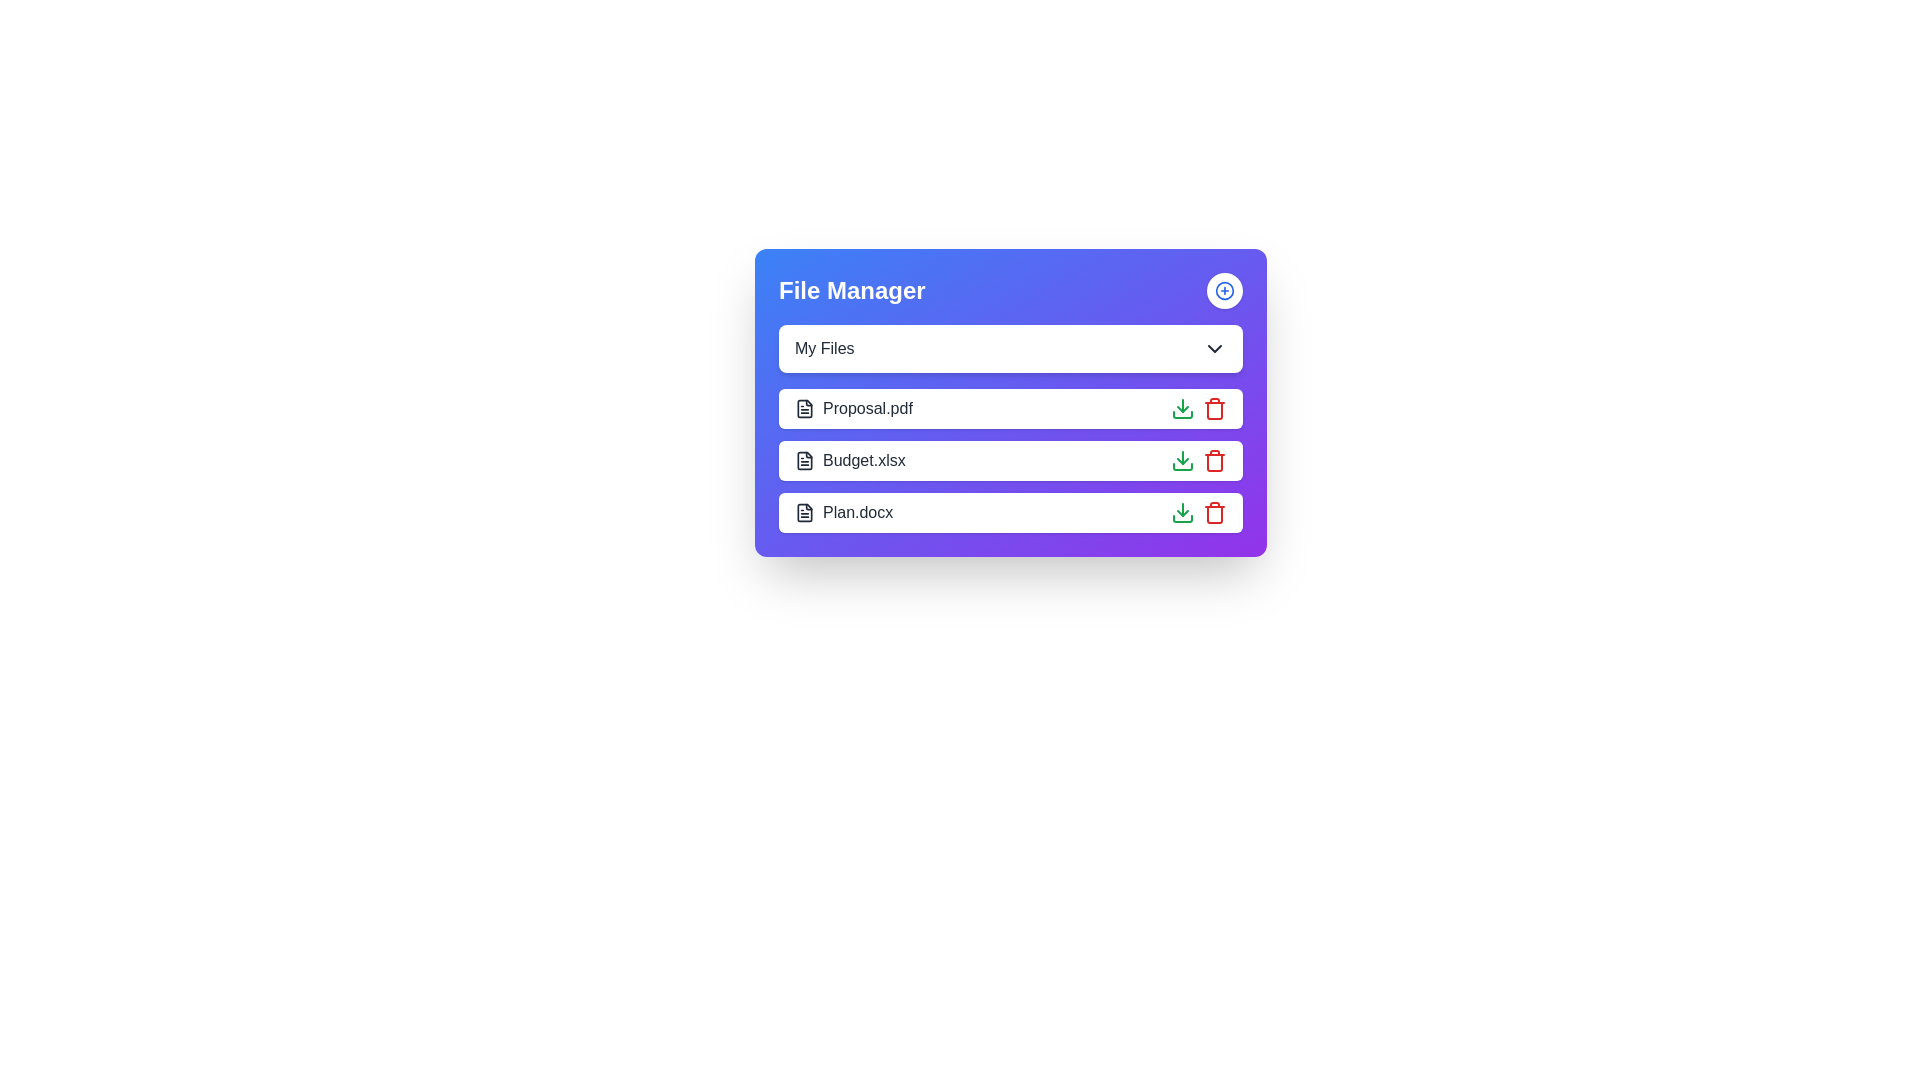 This screenshot has width=1920, height=1080. What do you see at coordinates (1182, 461) in the screenshot?
I see `the green download arrow icon button located to the right of 'Budget.xlsx' to initiate a file download` at bounding box center [1182, 461].